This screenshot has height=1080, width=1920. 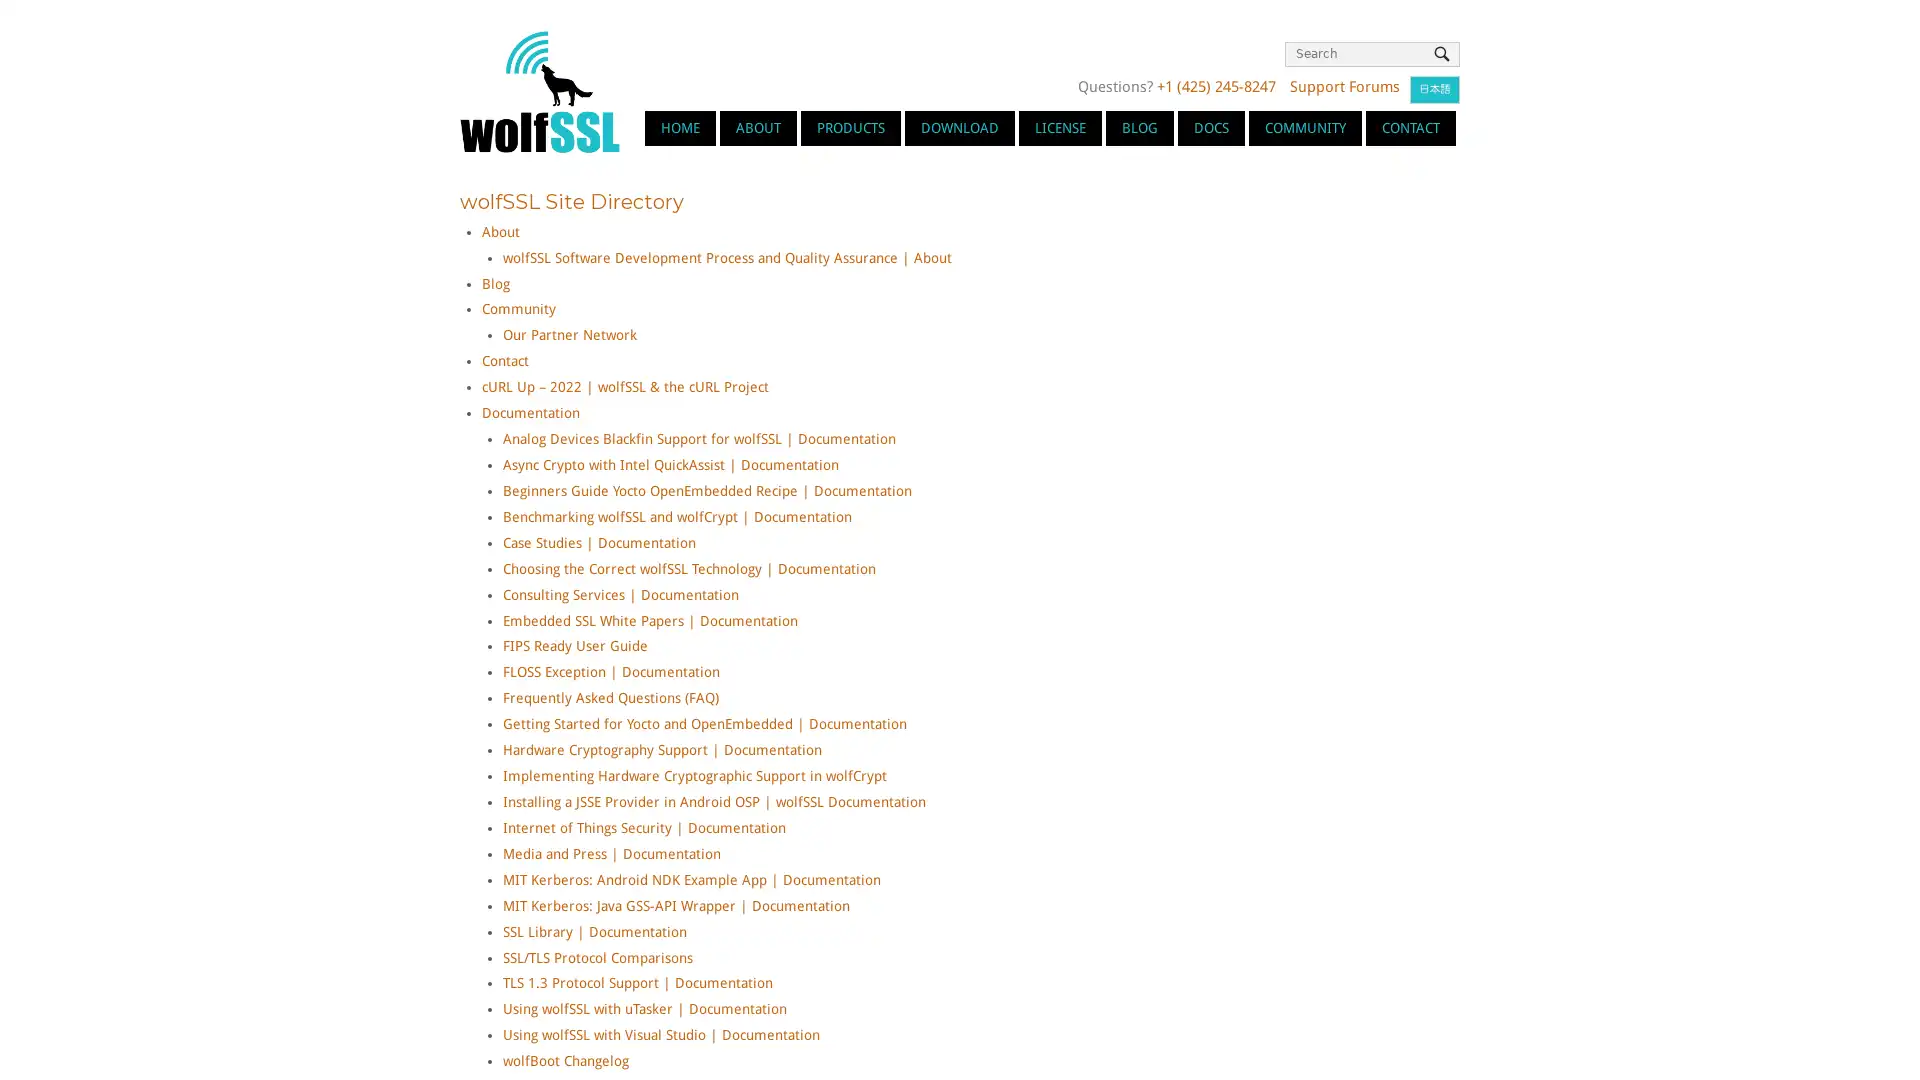 What do you see at coordinates (1441, 53) in the screenshot?
I see `Search` at bounding box center [1441, 53].